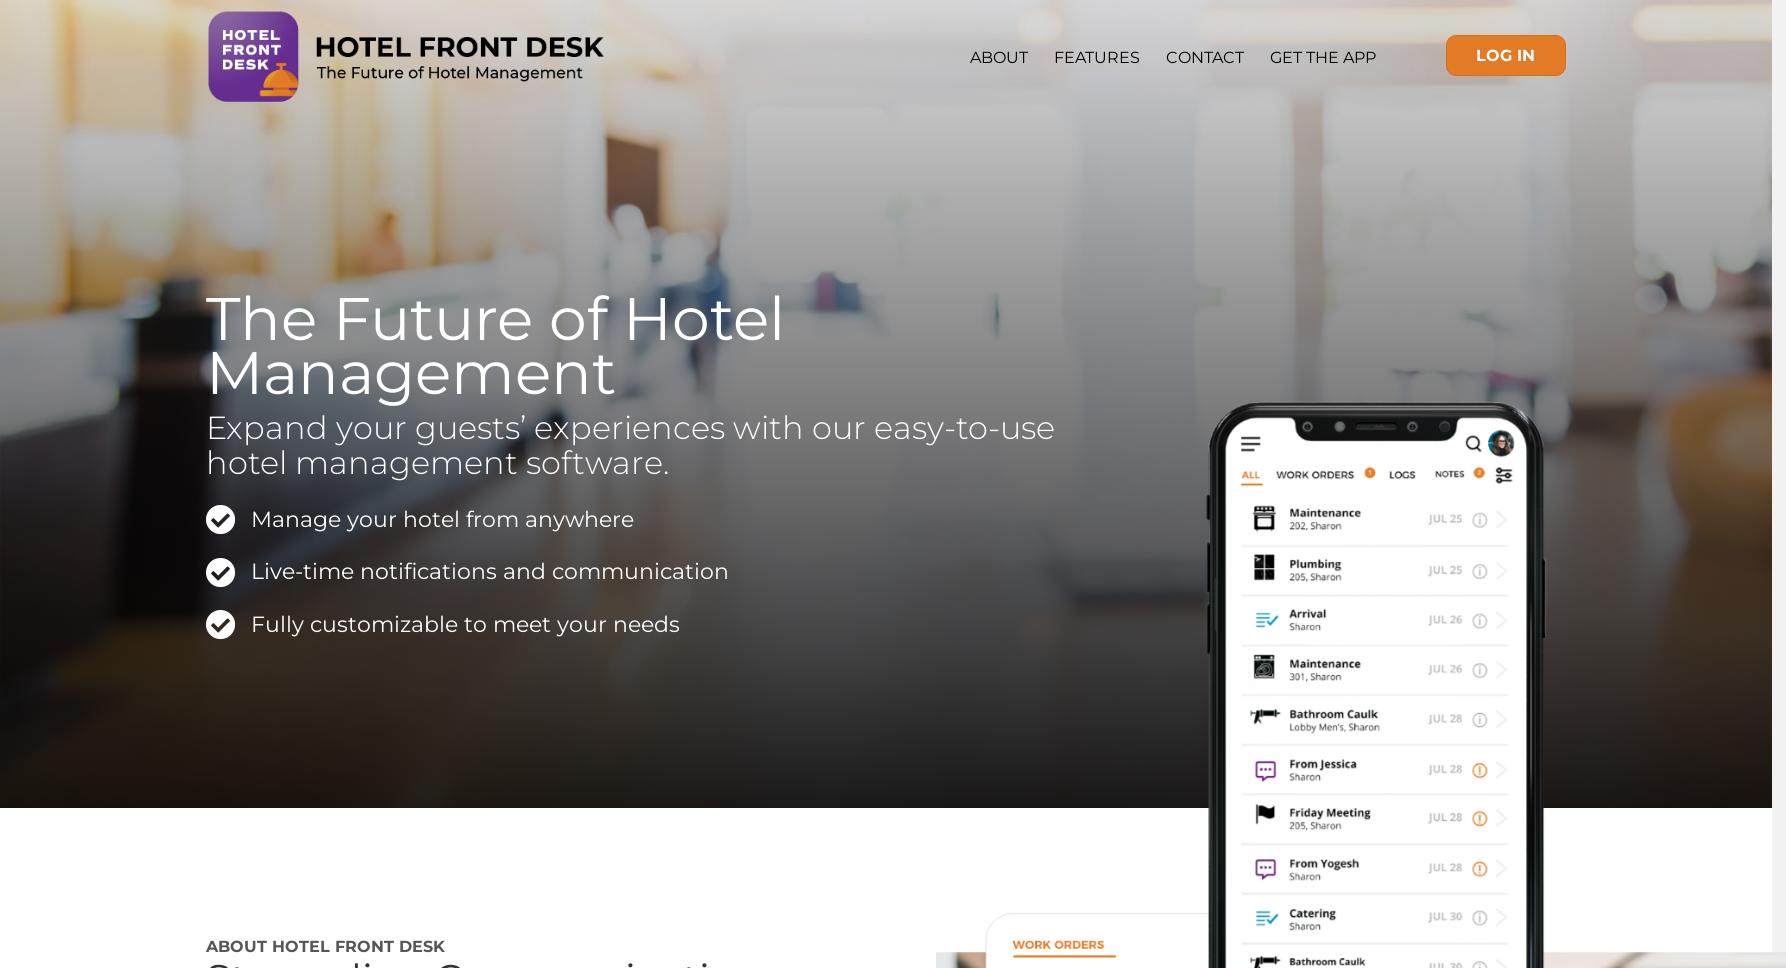  Describe the element at coordinates (1505, 54) in the screenshot. I see `'LOG IN'` at that location.